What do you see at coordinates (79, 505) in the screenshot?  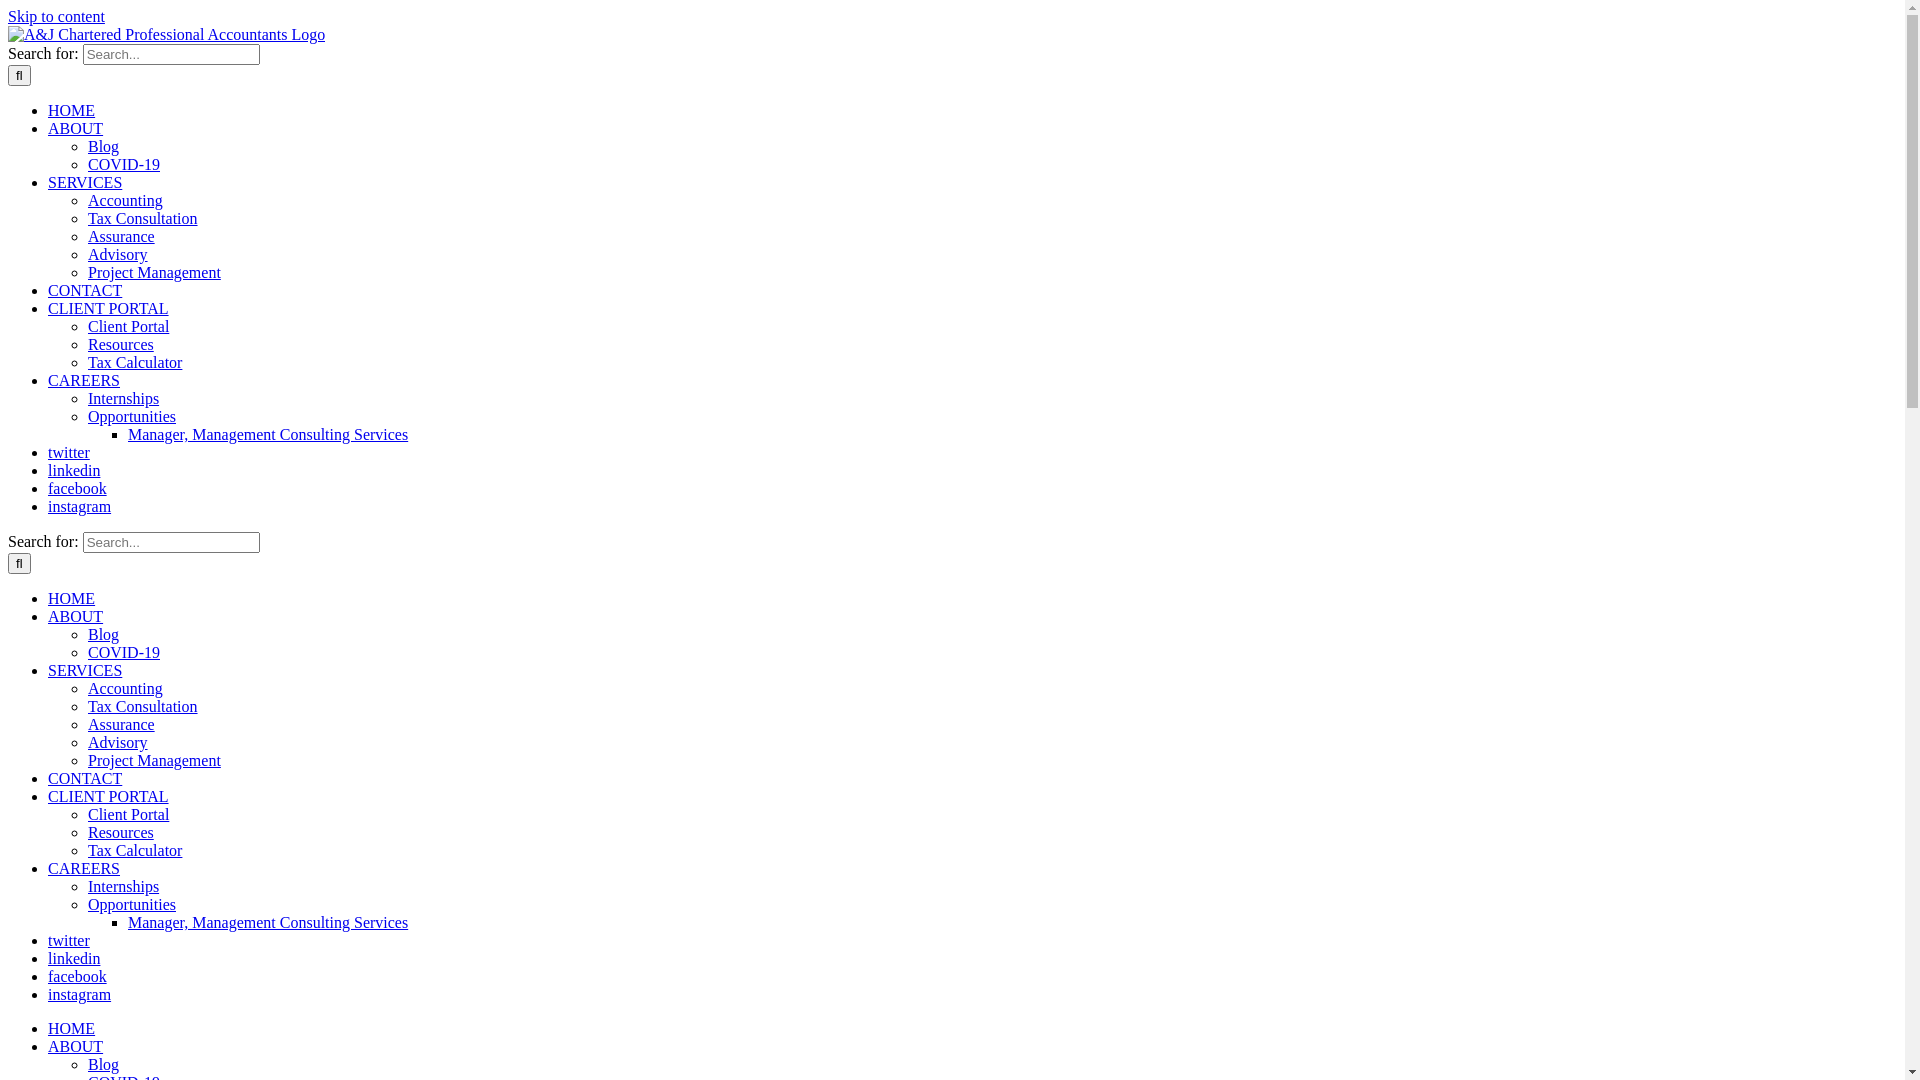 I see `'instagram'` at bounding box center [79, 505].